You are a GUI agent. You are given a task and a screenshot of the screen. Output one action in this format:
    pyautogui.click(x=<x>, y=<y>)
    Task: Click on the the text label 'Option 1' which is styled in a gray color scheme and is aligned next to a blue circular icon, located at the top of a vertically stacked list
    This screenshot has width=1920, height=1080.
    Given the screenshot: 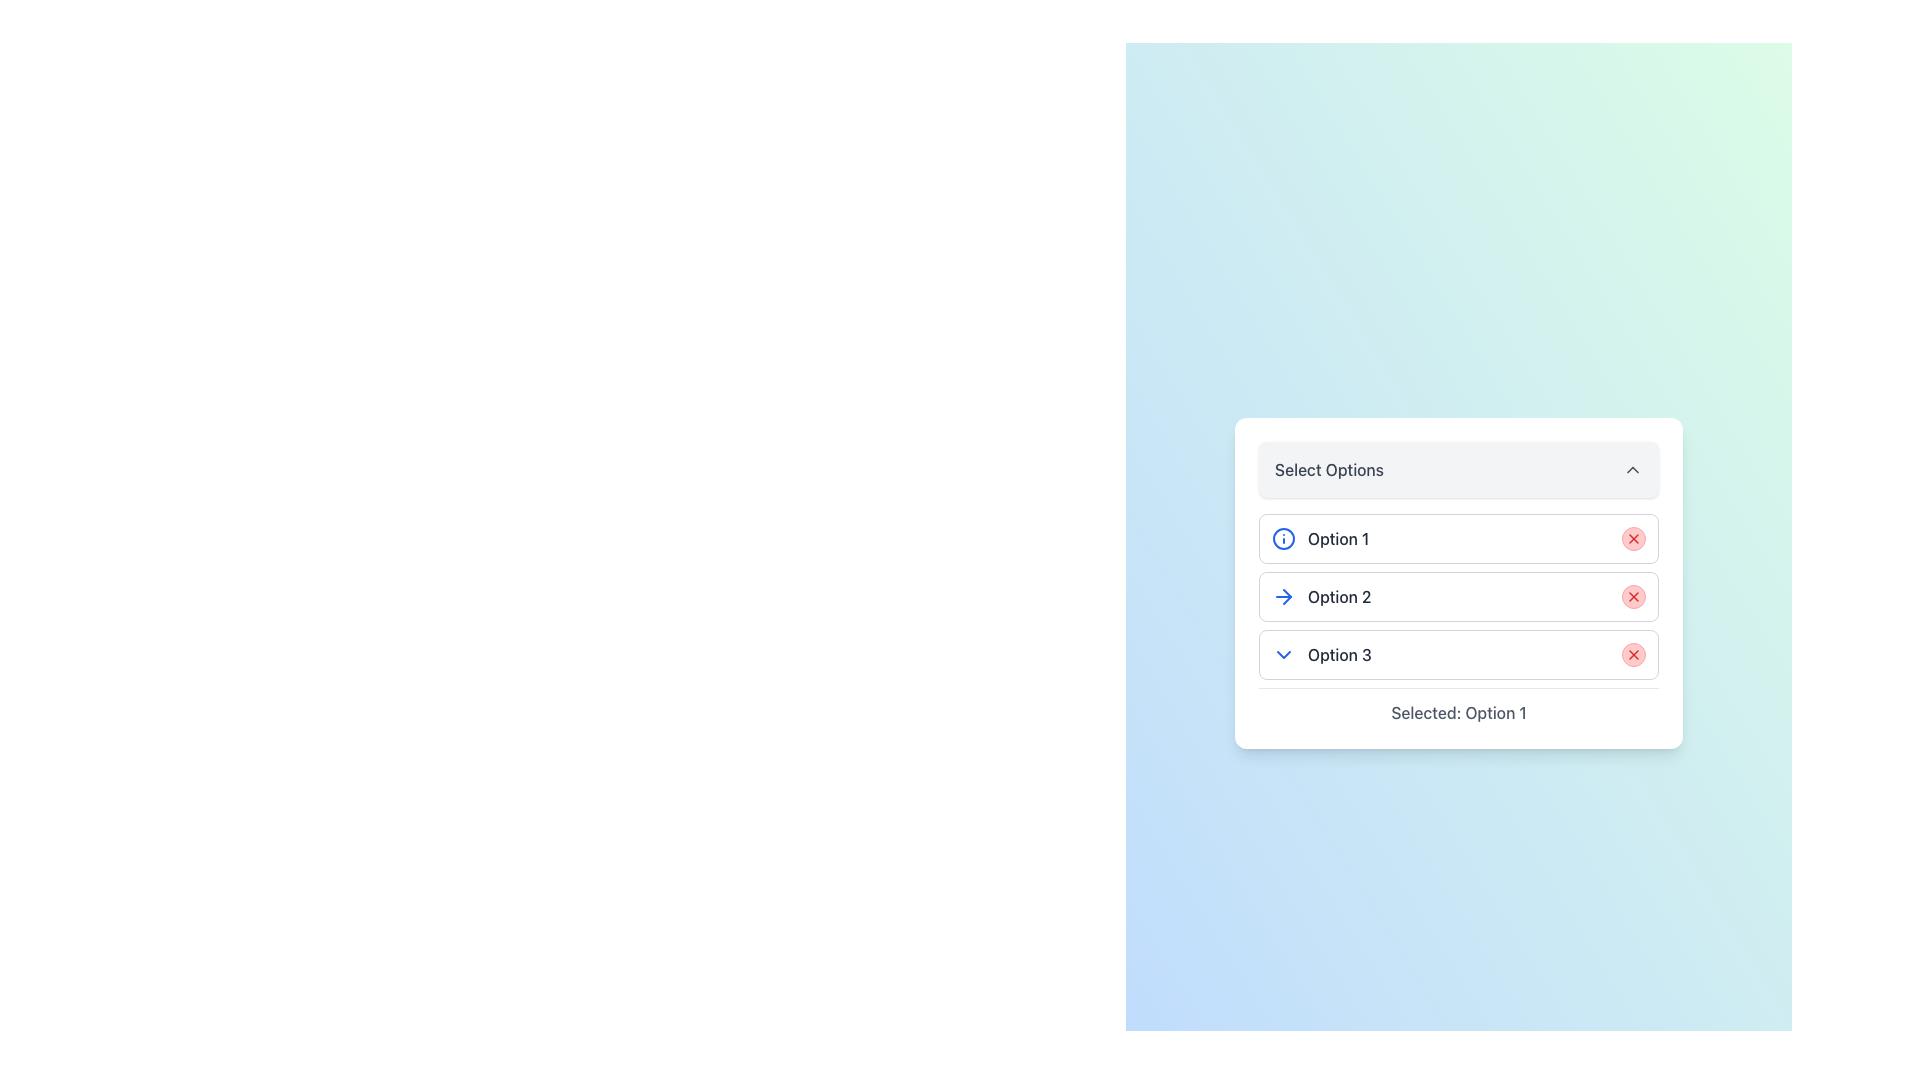 What is the action you would take?
    pyautogui.click(x=1320, y=537)
    